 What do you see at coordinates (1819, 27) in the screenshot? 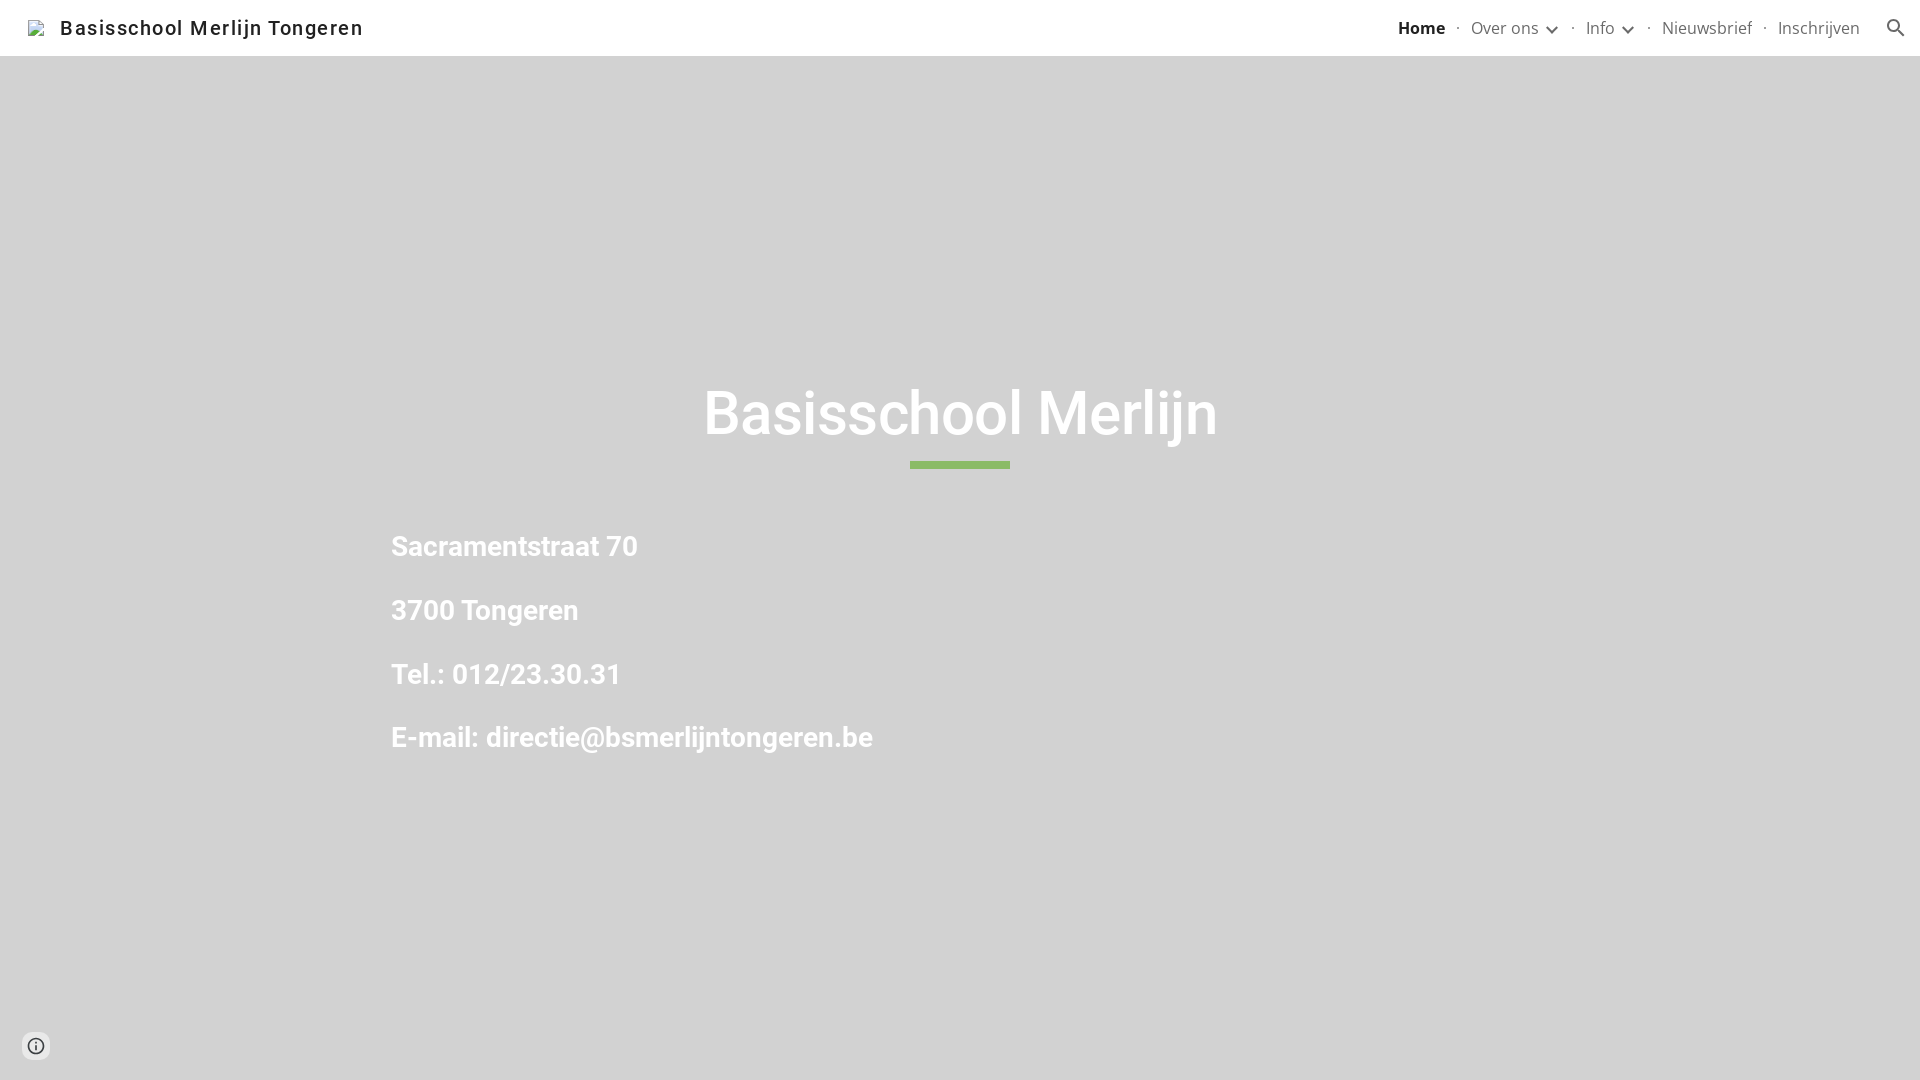
I see `'Inschrijven'` at bounding box center [1819, 27].